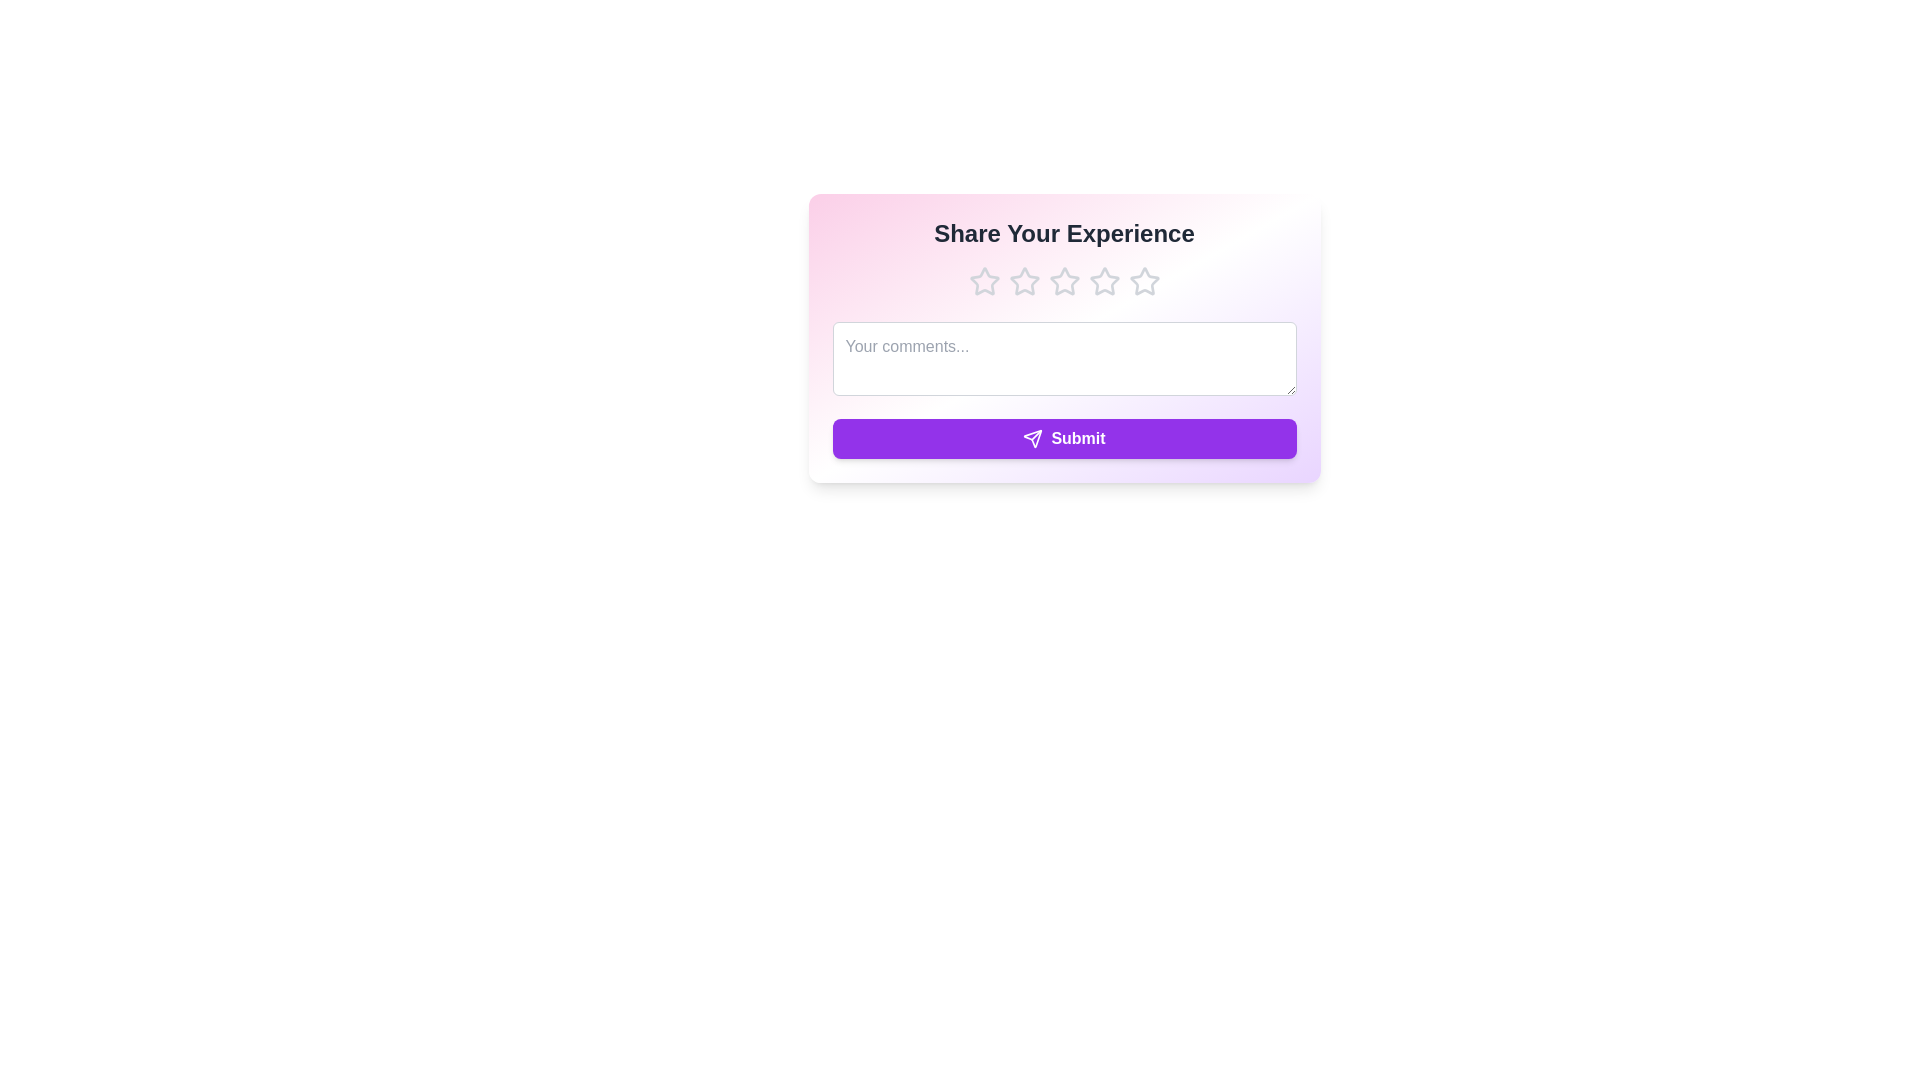  What do you see at coordinates (1063, 281) in the screenshot?
I see `the third star in the horizontal row of five stars in the rating widget located at the top of the feedback form` at bounding box center [1063, 281].